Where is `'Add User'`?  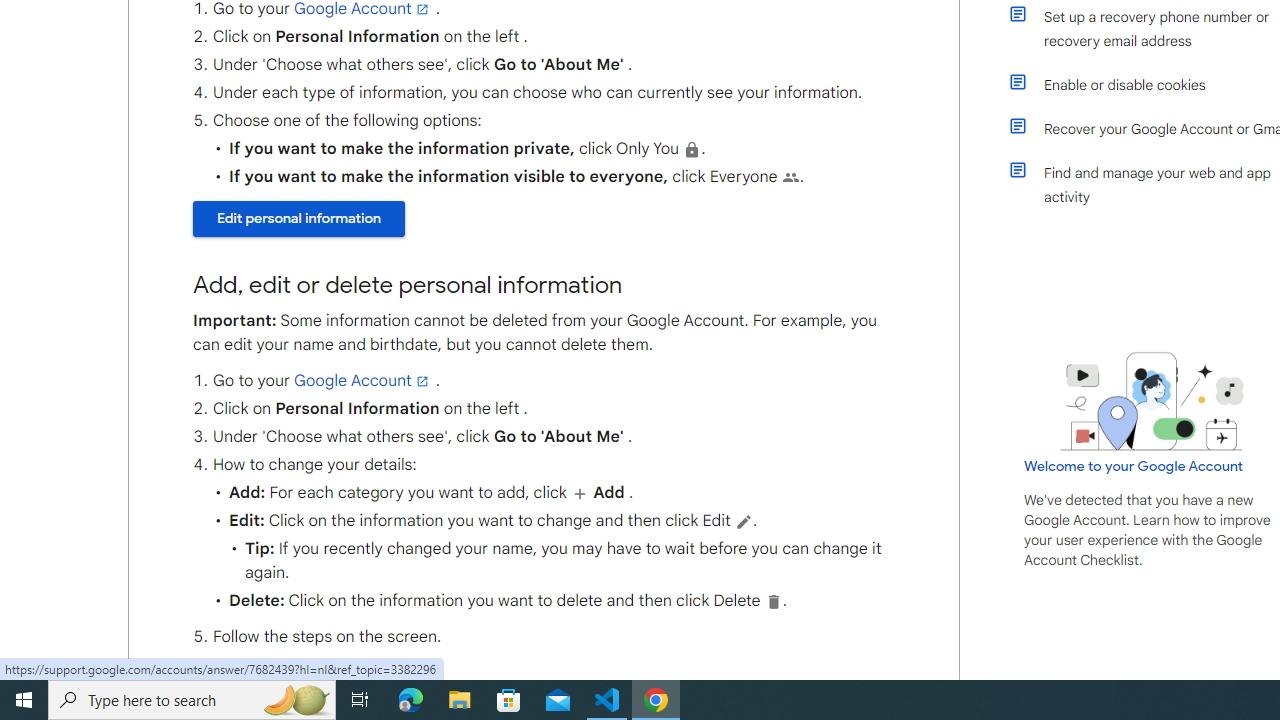 'Add User' is located at coordinates (578, 493).